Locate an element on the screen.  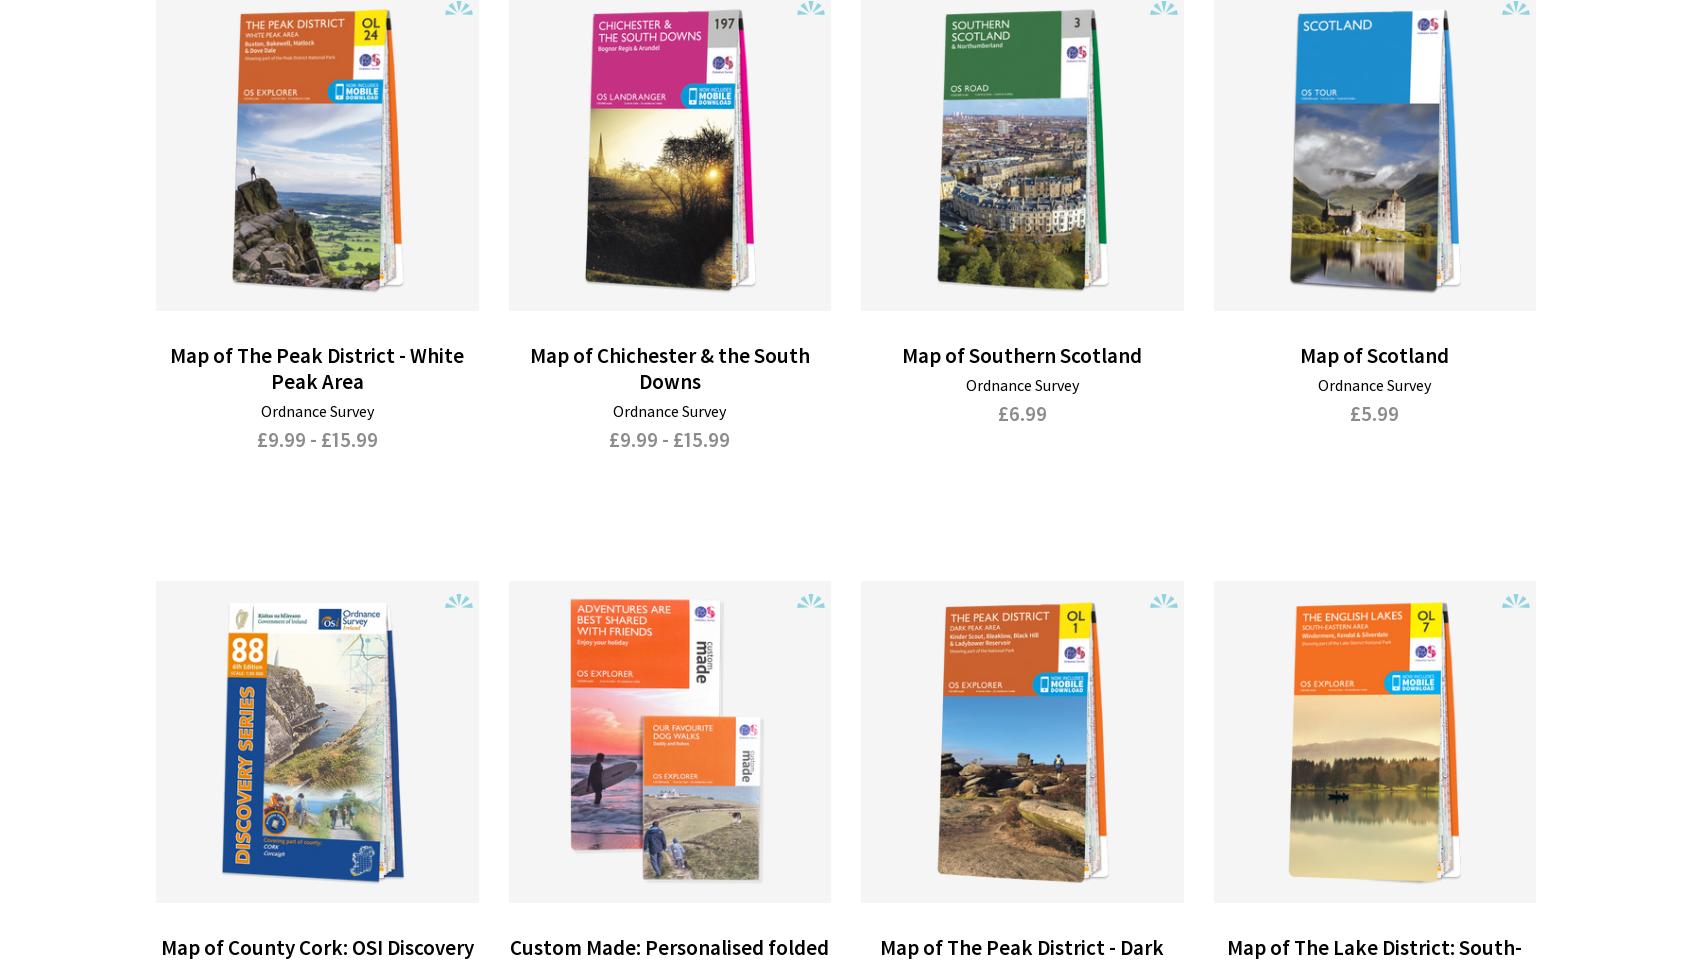
'OS Maps' is located at coordinates (208, 823).